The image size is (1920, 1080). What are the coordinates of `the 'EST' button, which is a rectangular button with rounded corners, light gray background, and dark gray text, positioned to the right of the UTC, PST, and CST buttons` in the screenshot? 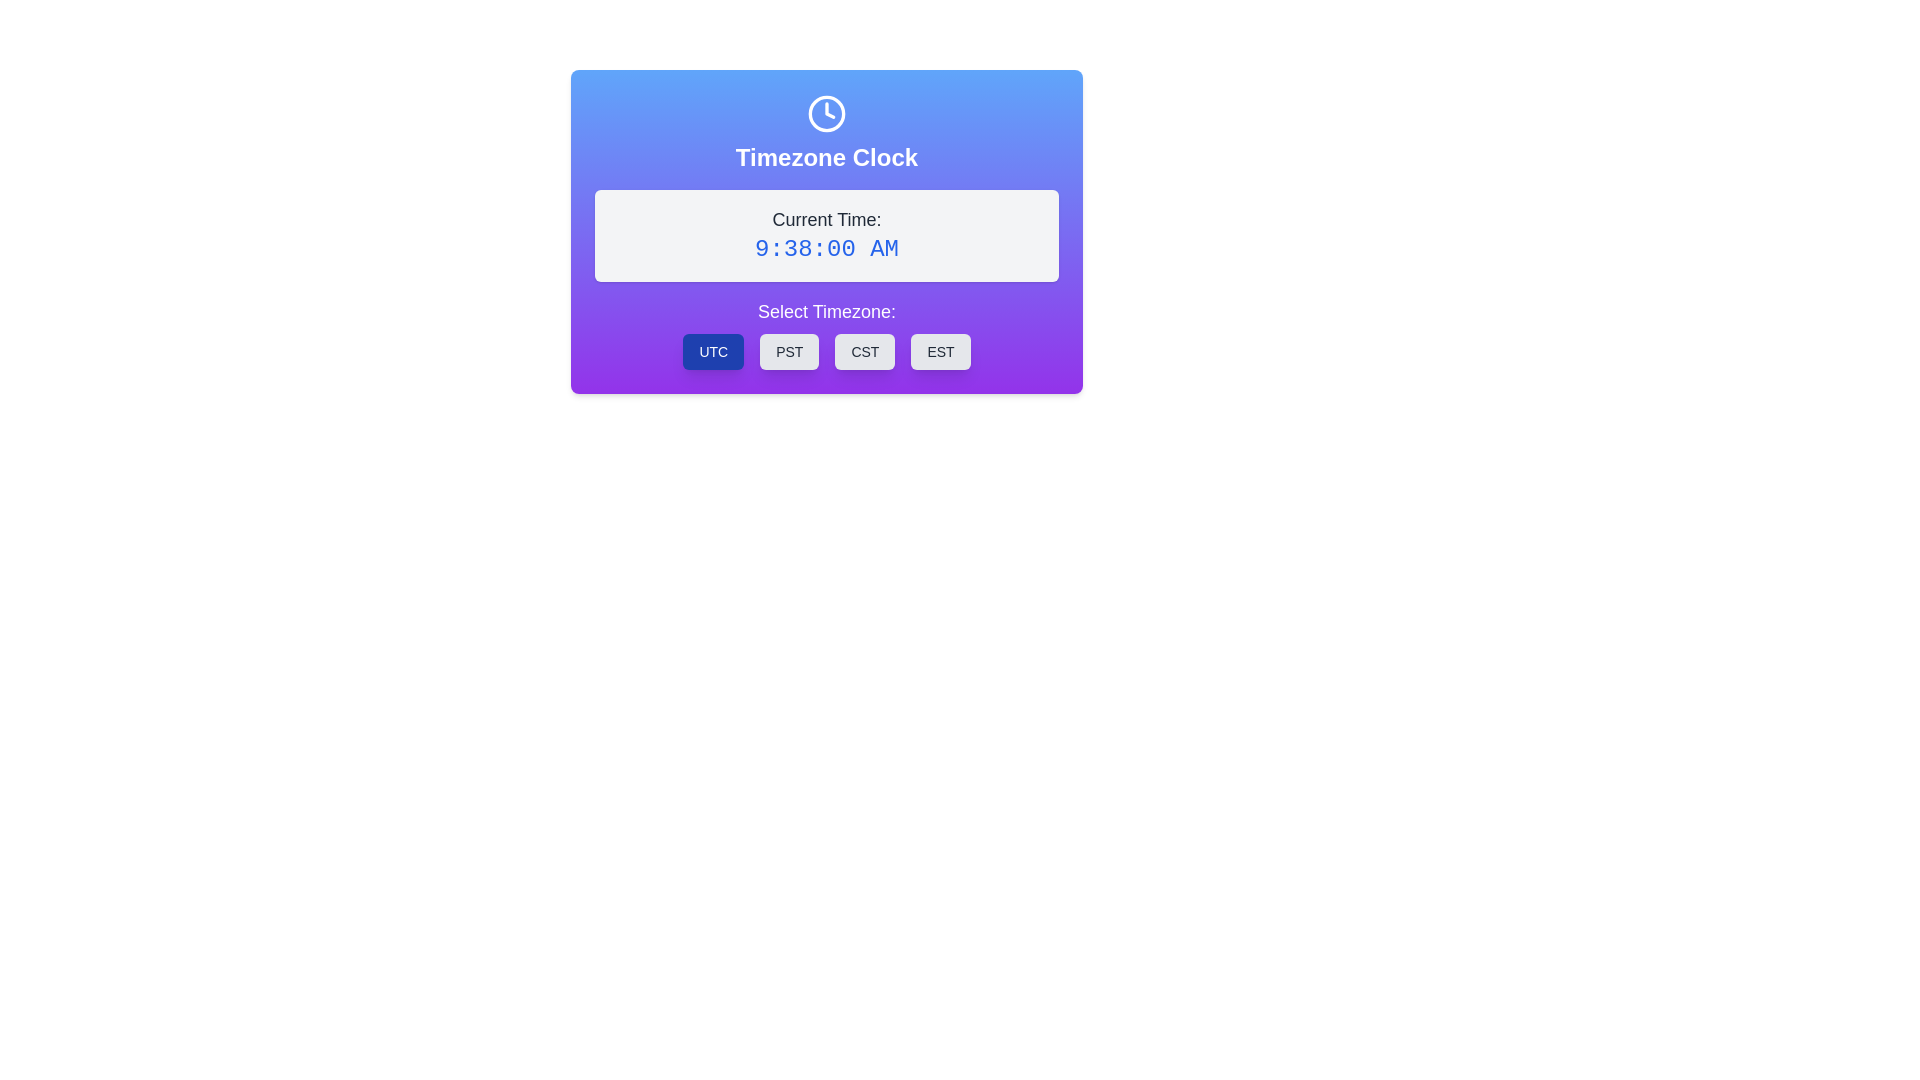 It's located at (939, 350).